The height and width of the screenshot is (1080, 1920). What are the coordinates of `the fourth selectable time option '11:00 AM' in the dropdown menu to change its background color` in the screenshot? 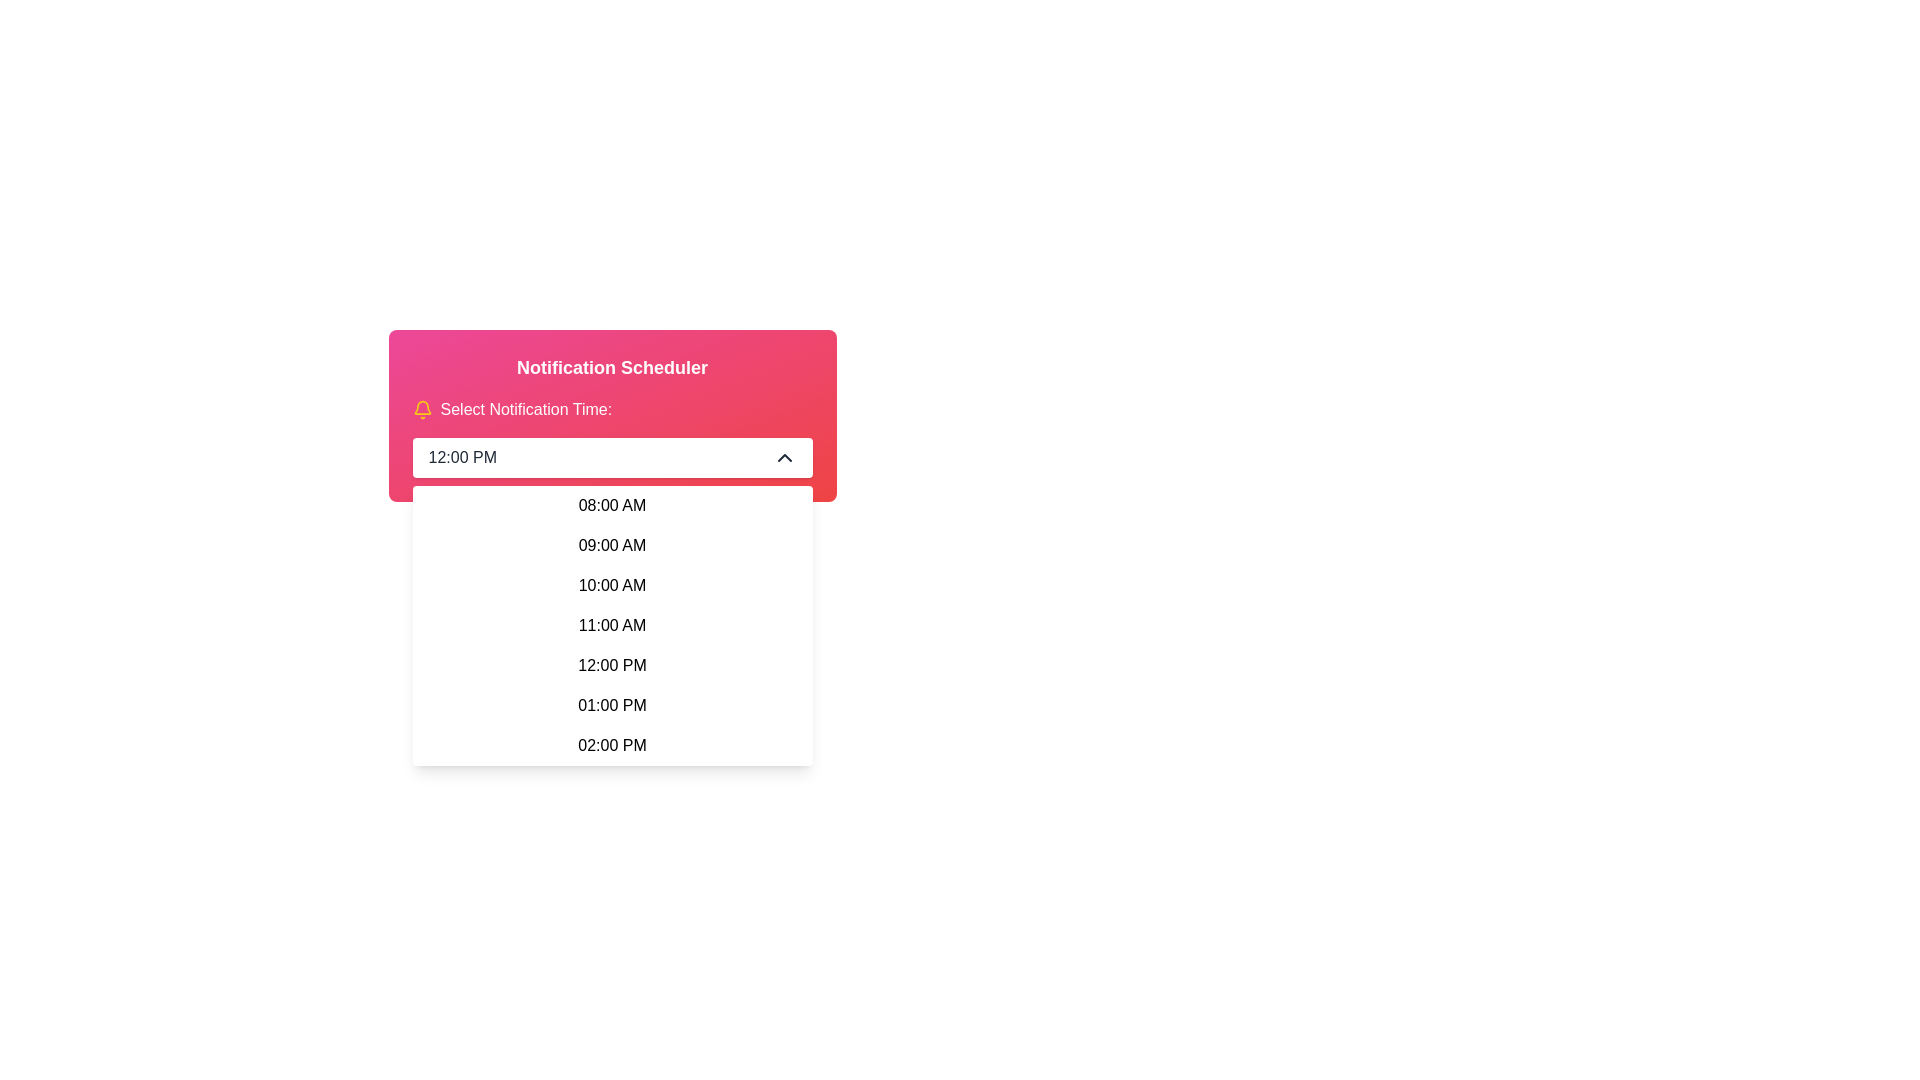 It's located at (611, 624).